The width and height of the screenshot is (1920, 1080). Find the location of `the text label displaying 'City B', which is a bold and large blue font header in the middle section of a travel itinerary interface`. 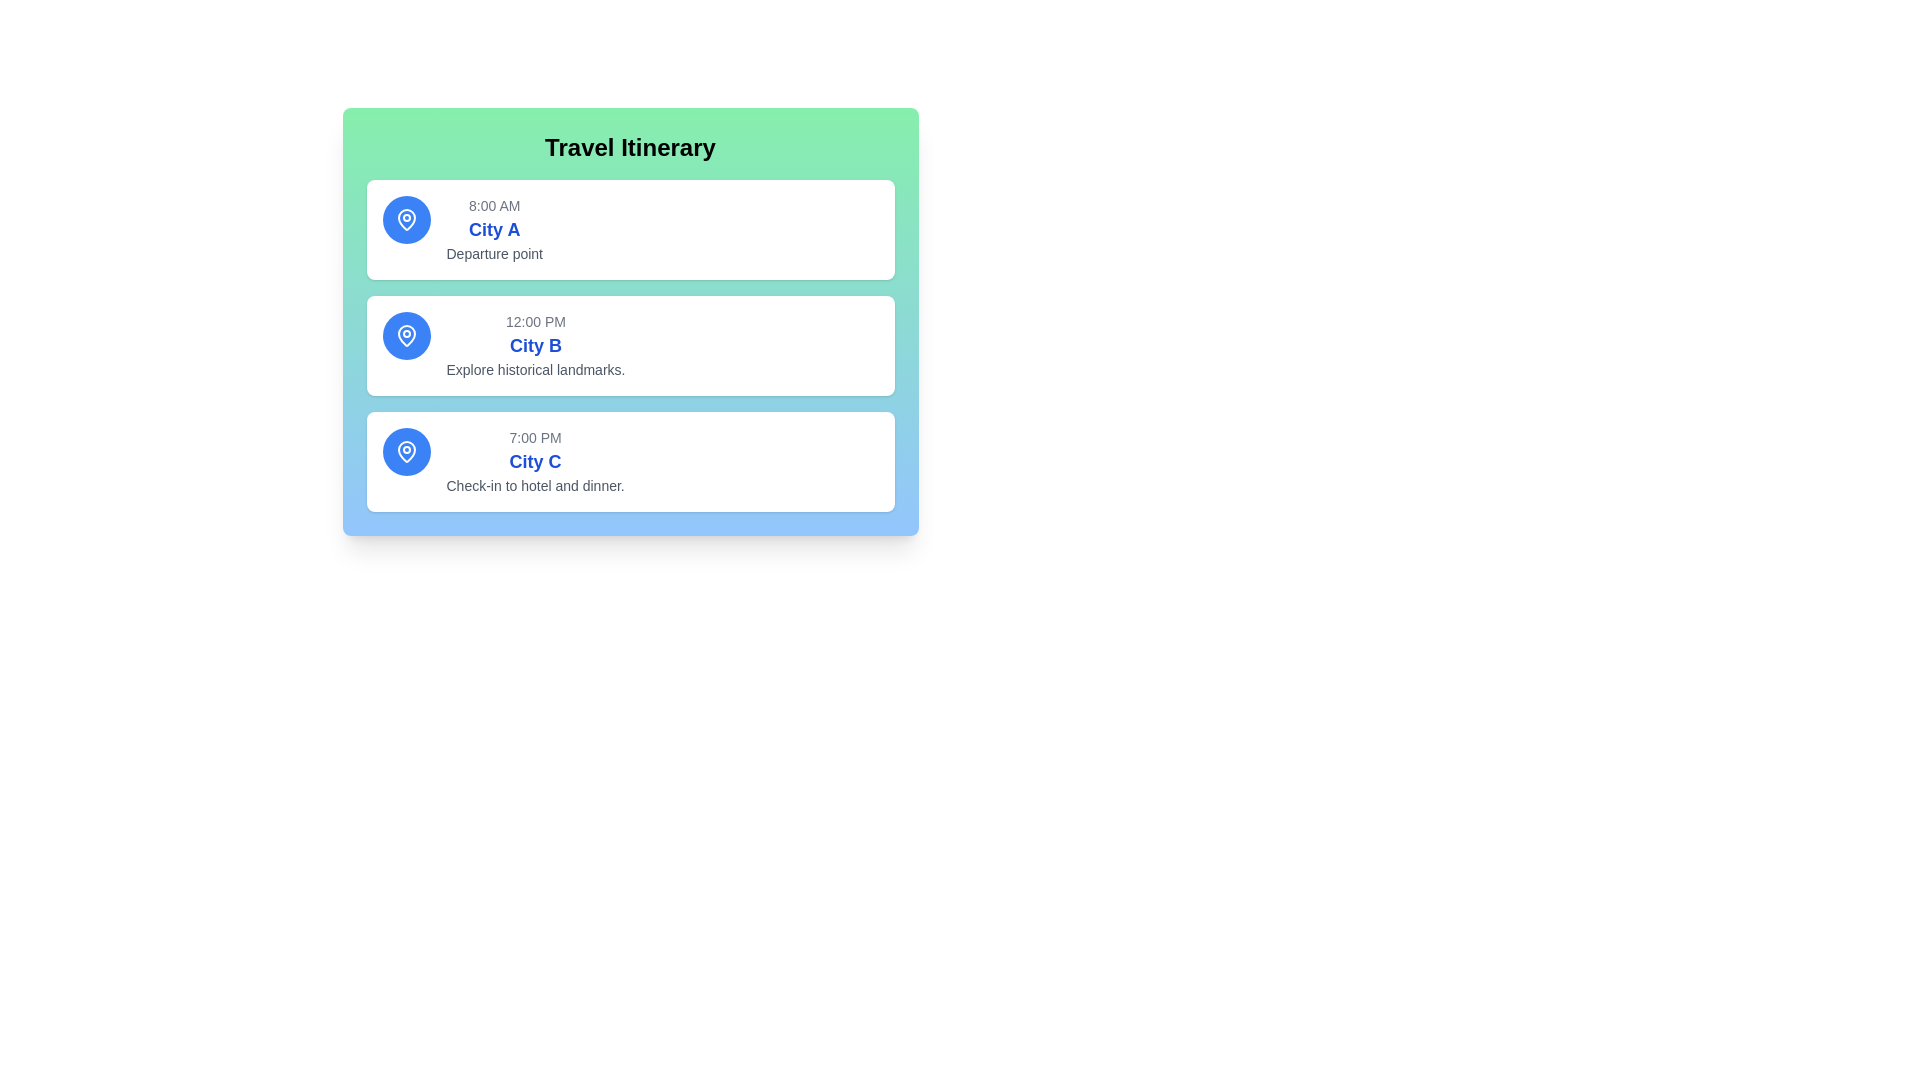

the text label displaying 'City B', which is a bold and large blue font header in the middle section of a travel itinerary interface is located at coordinates (536, 345).